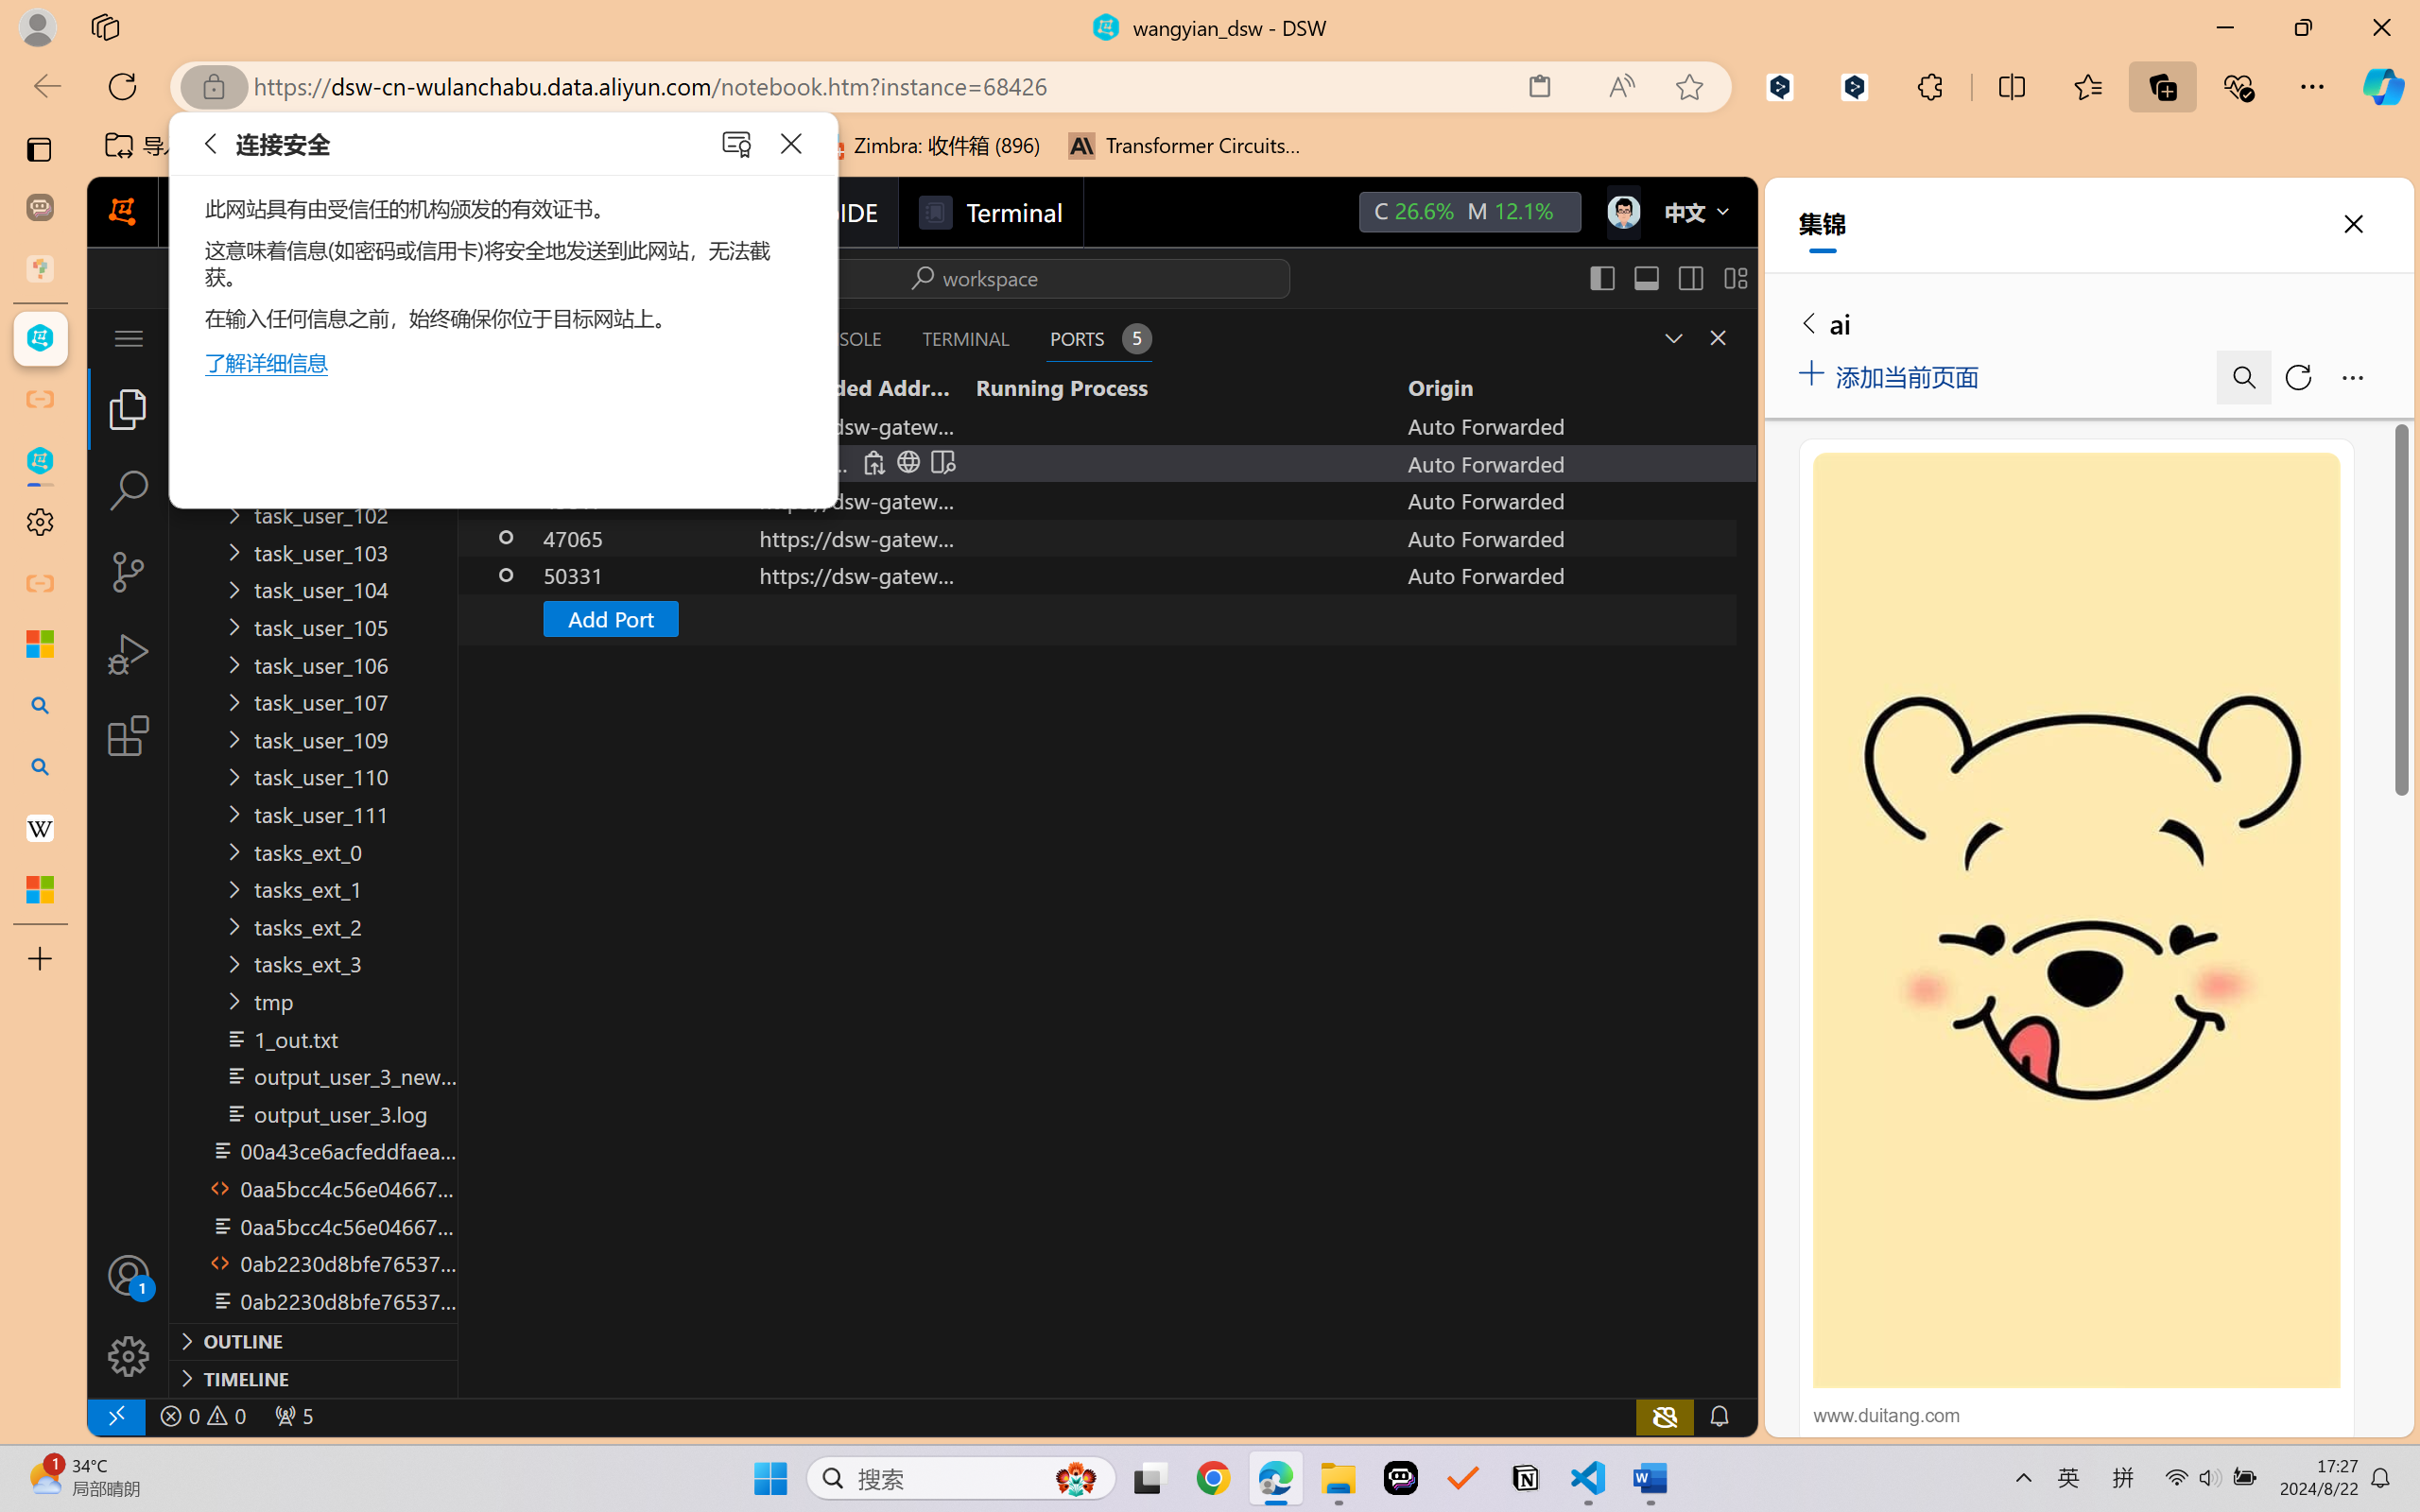 This screenshot has width=2420, height=1512. Describe the element at coordinates (127, 653) in the screenshot. I see `'Run and Debug (Ctrl+Shift+D)'` at that location.